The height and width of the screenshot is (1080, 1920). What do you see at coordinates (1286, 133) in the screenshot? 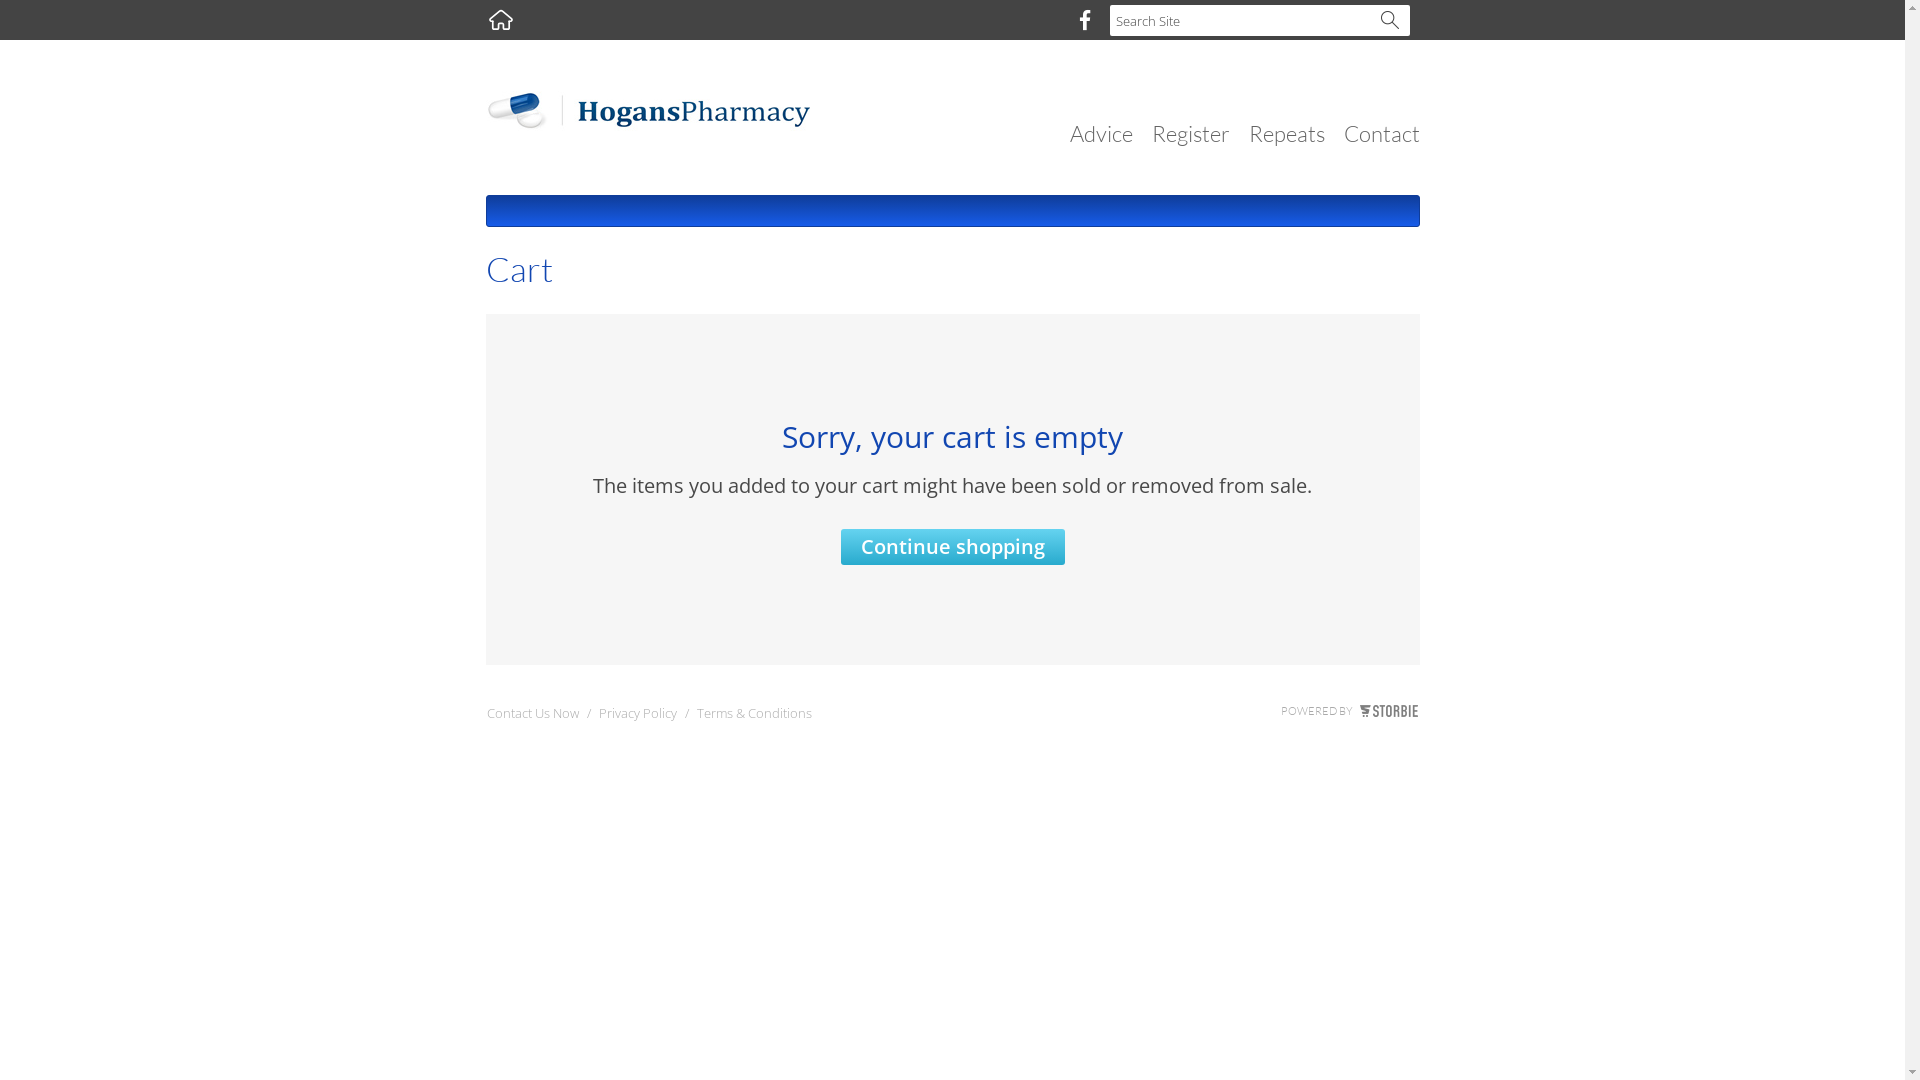
I see `'Repeats'` at bounding box center [1286, 133].